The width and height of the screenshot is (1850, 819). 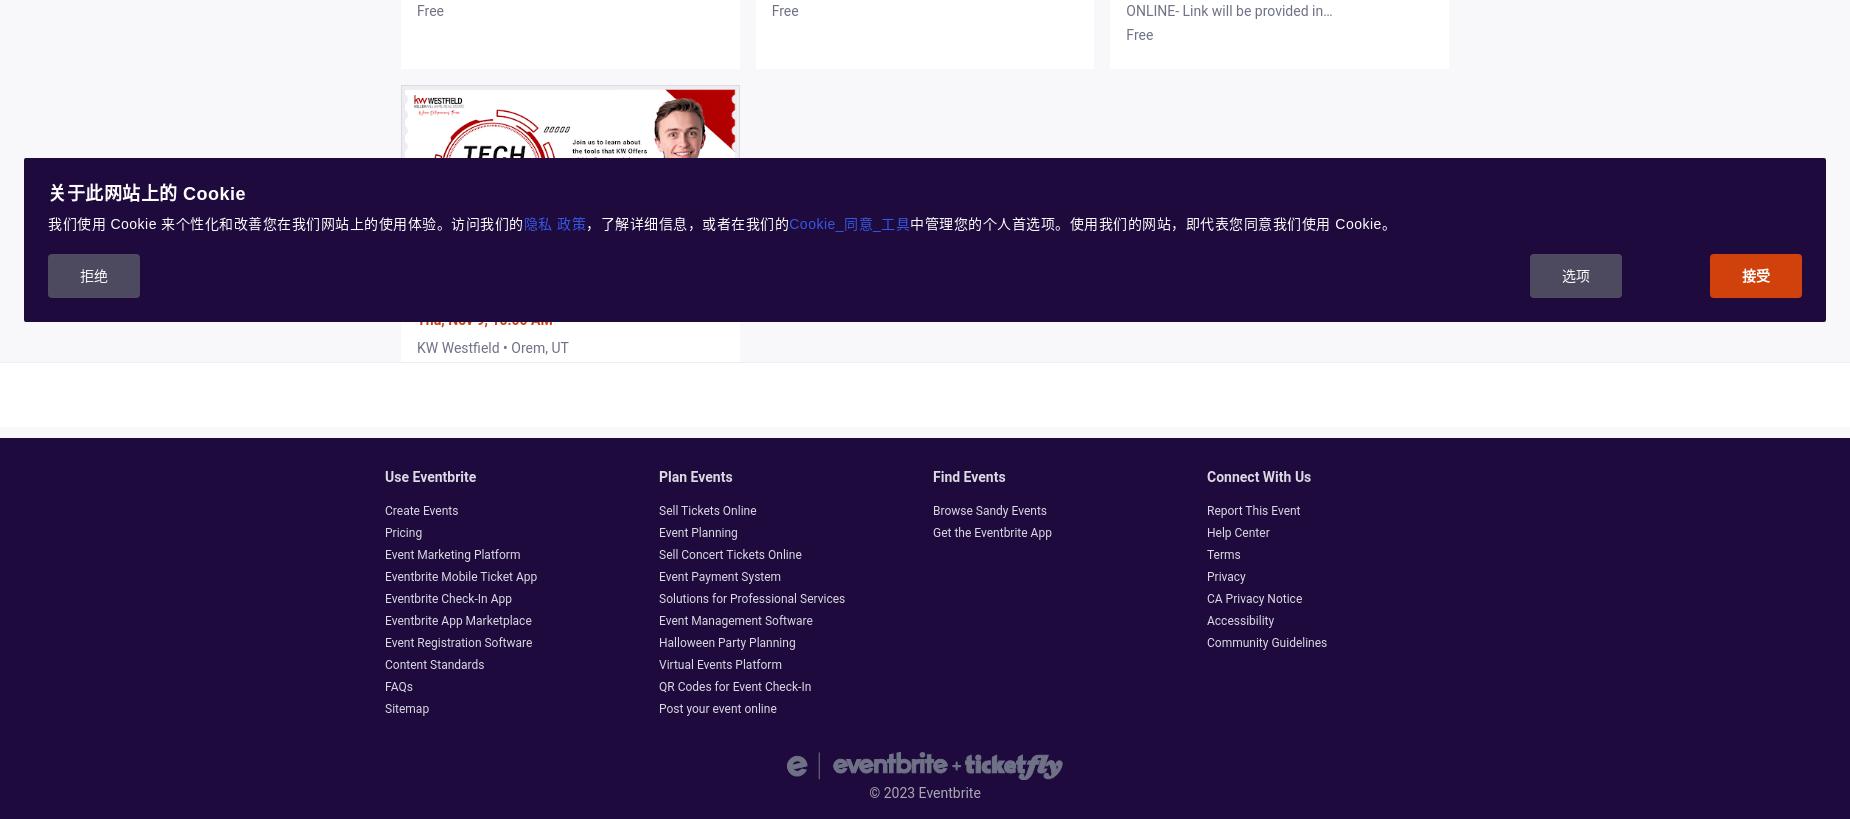 What do you see at coordinates (383, 576) in the screenshot?
I see `'Eventbrite Mobile Ticket App'` at bounding box center [383, 576].